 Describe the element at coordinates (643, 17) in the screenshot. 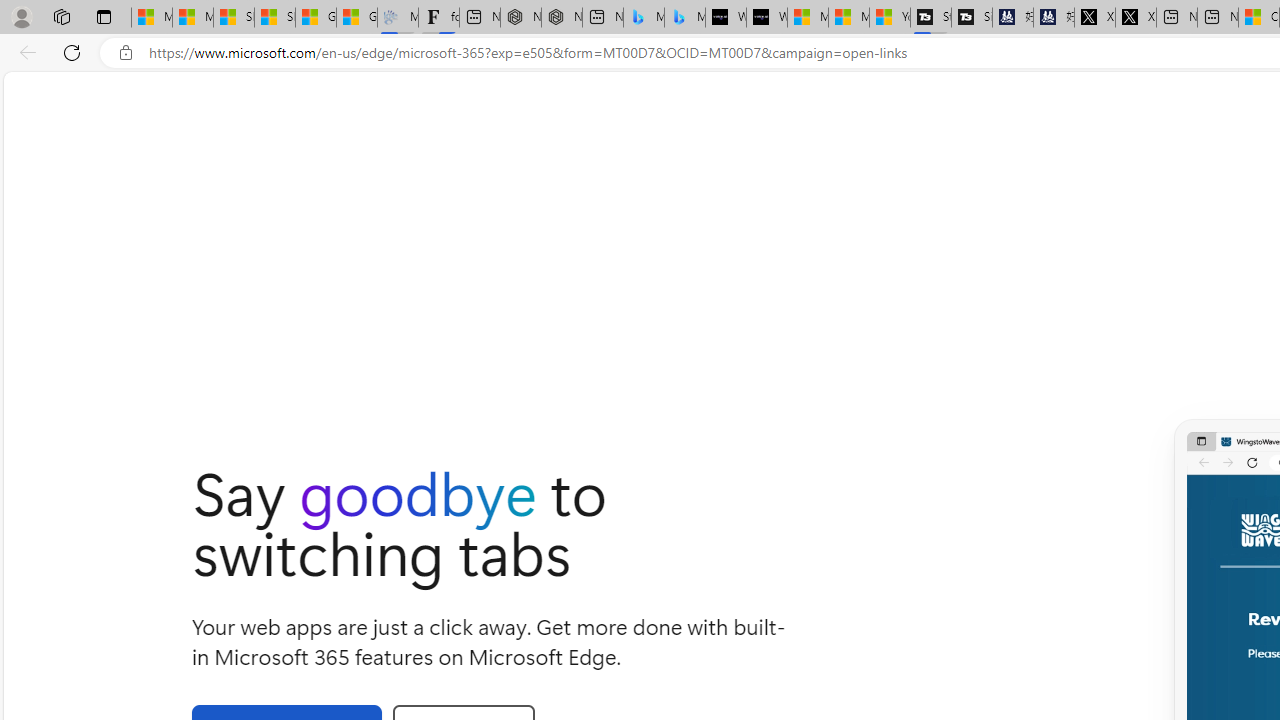

I see `'Microsoft Bing Travel - Stays in Bangkok, Bangkok, Thailand'` at that location.